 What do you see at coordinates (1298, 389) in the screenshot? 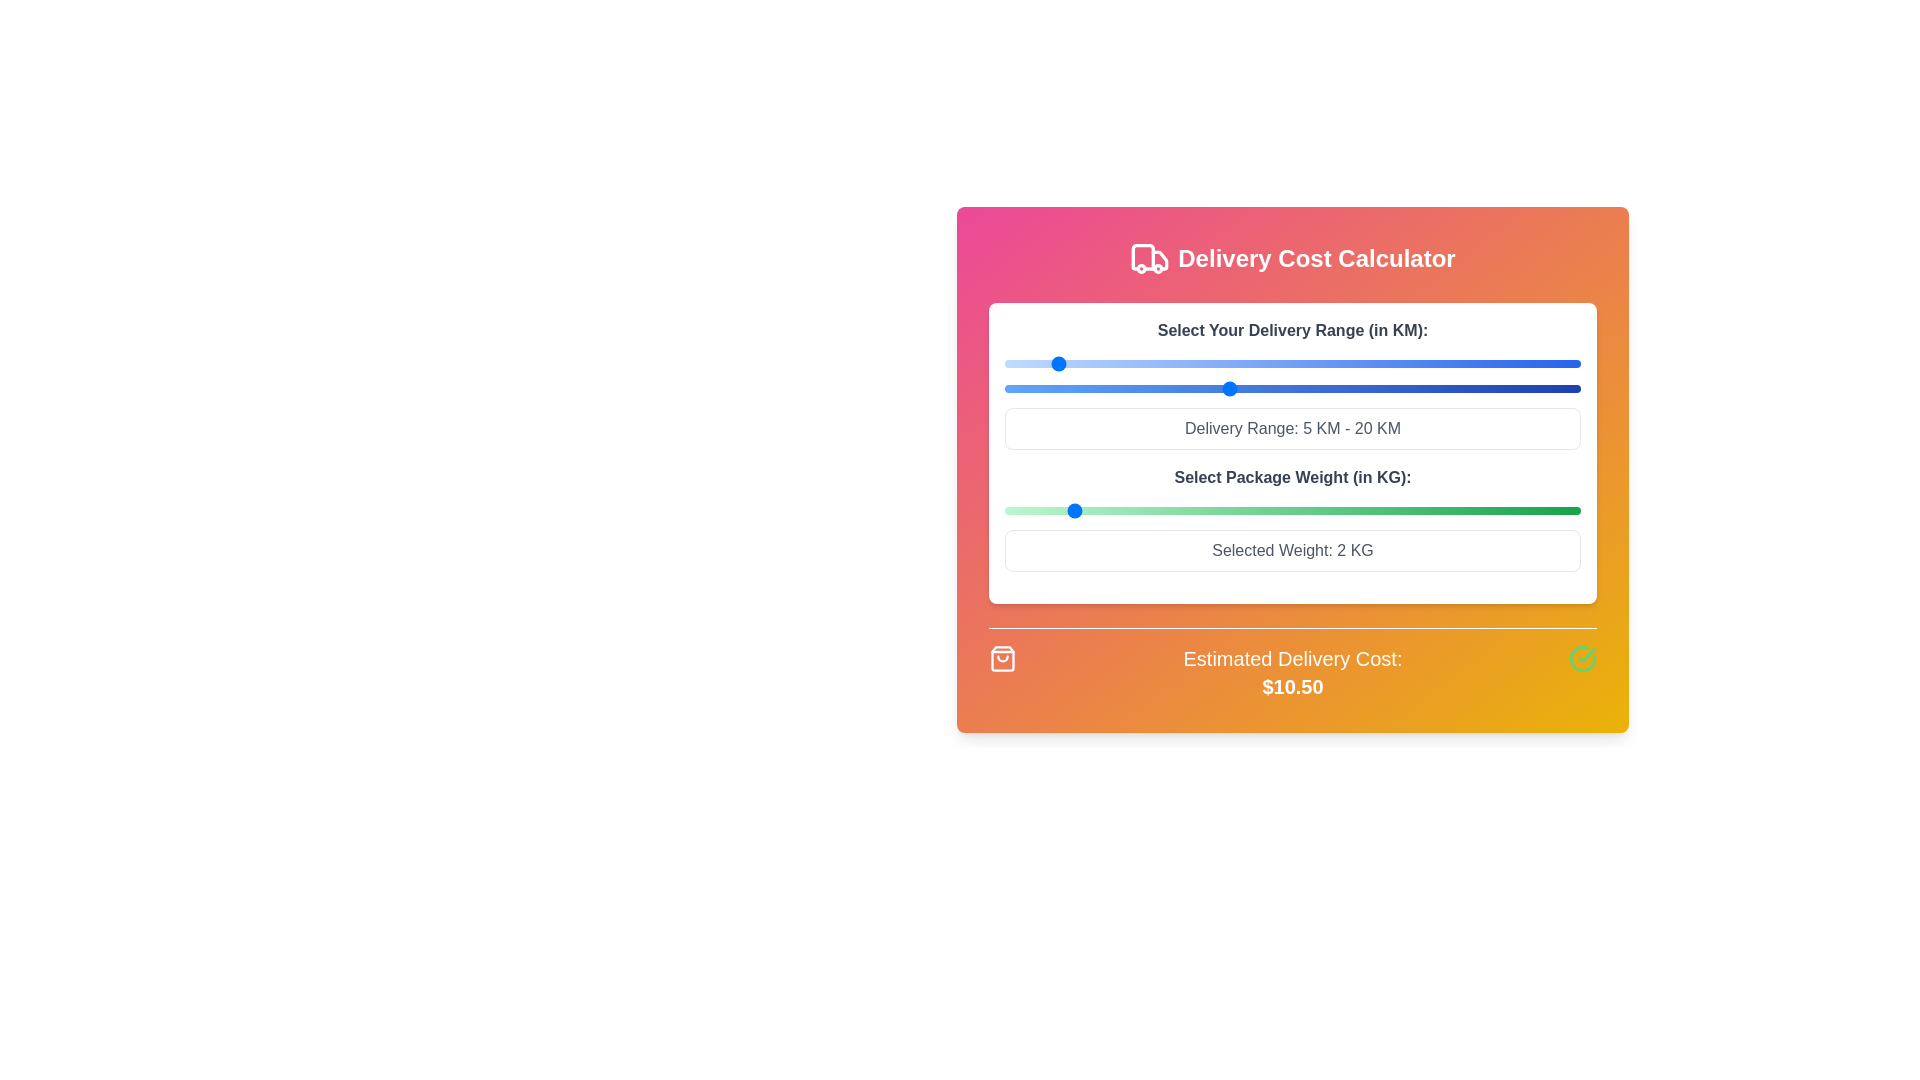
I see `delivery range` at bounding box center [1298, 389].